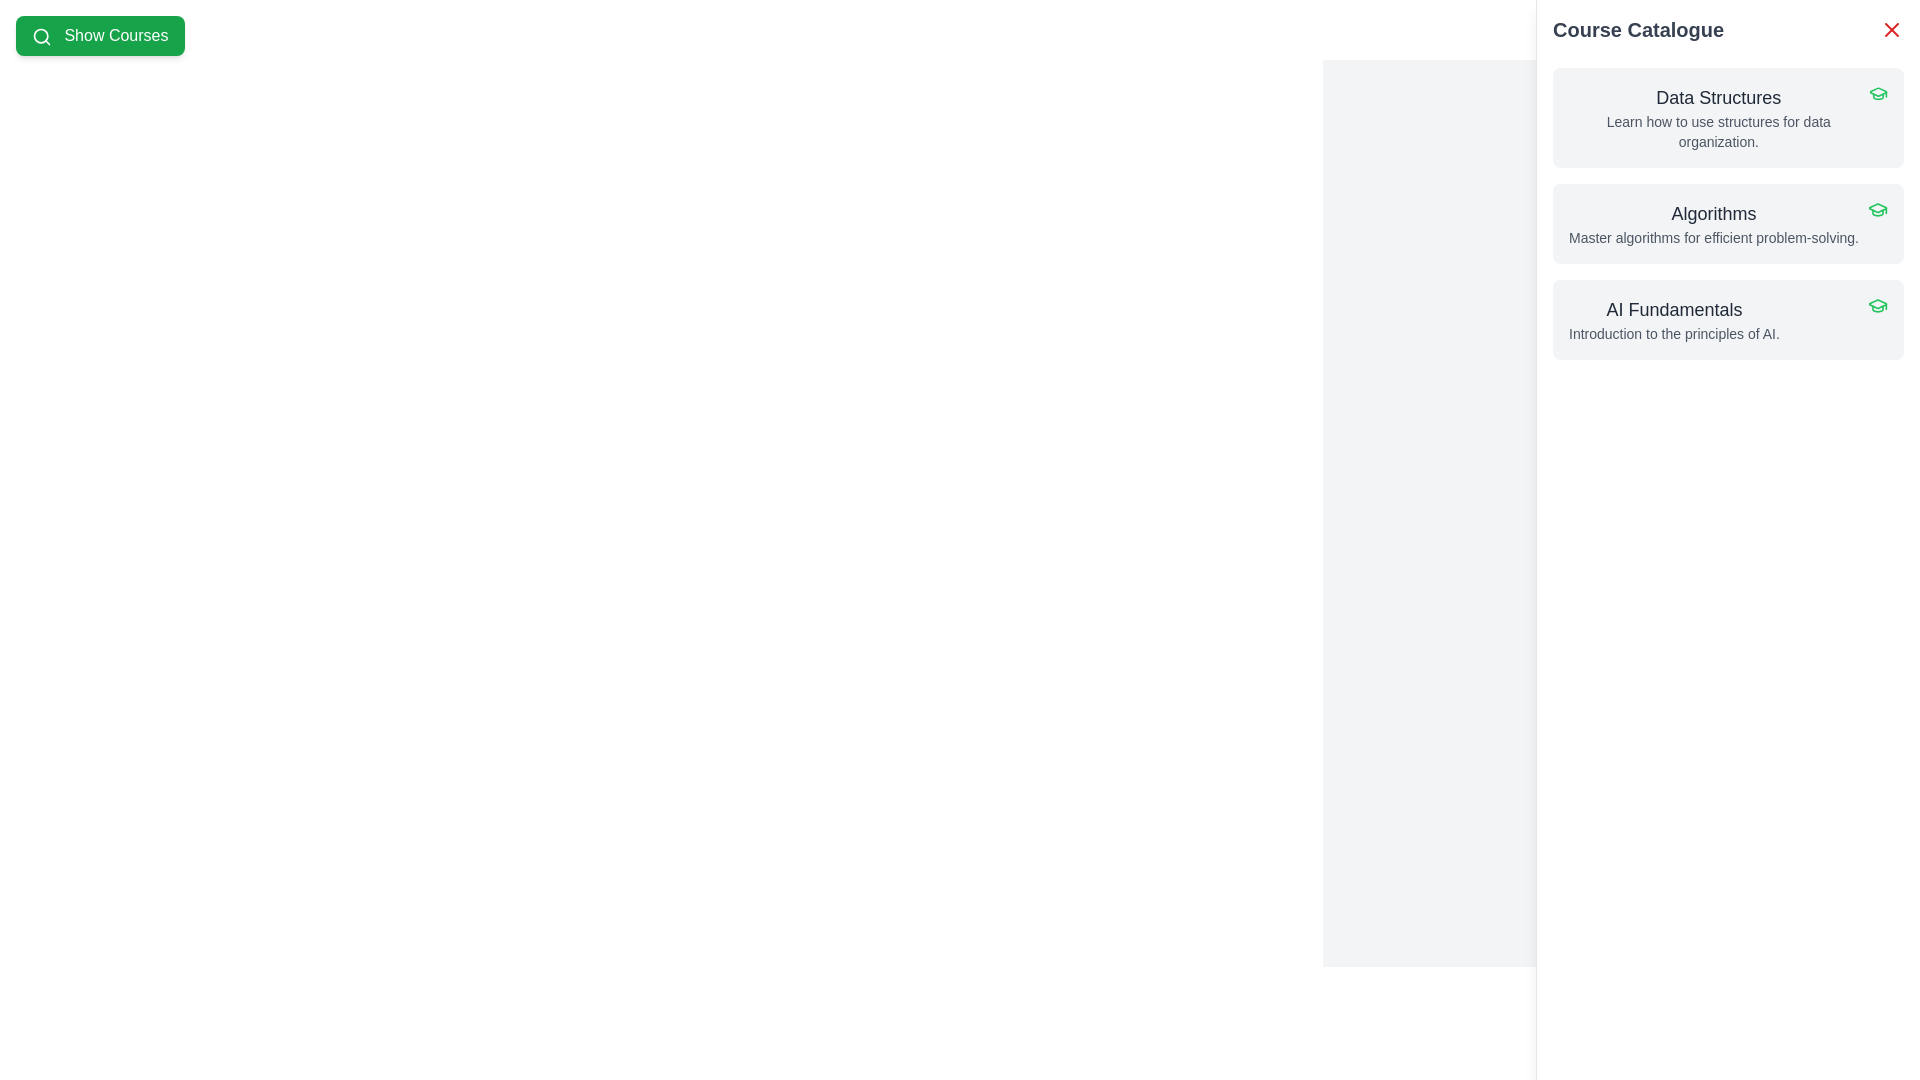 This screenshot has height=1080, width=1920. What do you see at coordinates (1674, 309) in the screenshot?
I see `the text label displaying 'AI Fundamentals', which is positioned within the right-side panel labeled 'Course Catalogue', located above the description 'Introduction to the principles of AI.' and below 'Algorithms'` at bounding box center [1674, 309].